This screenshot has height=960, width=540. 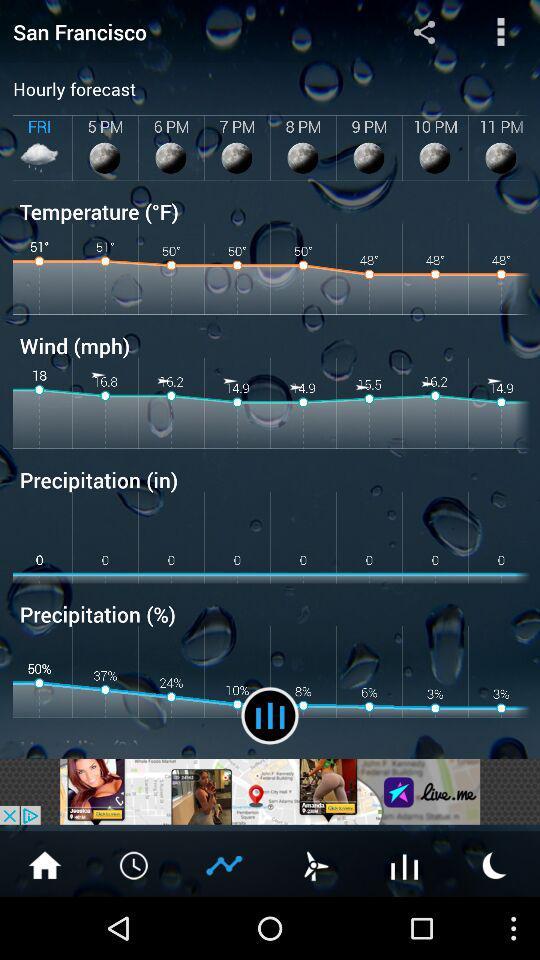 I want to click on menu button, so click(x=500, y=30).